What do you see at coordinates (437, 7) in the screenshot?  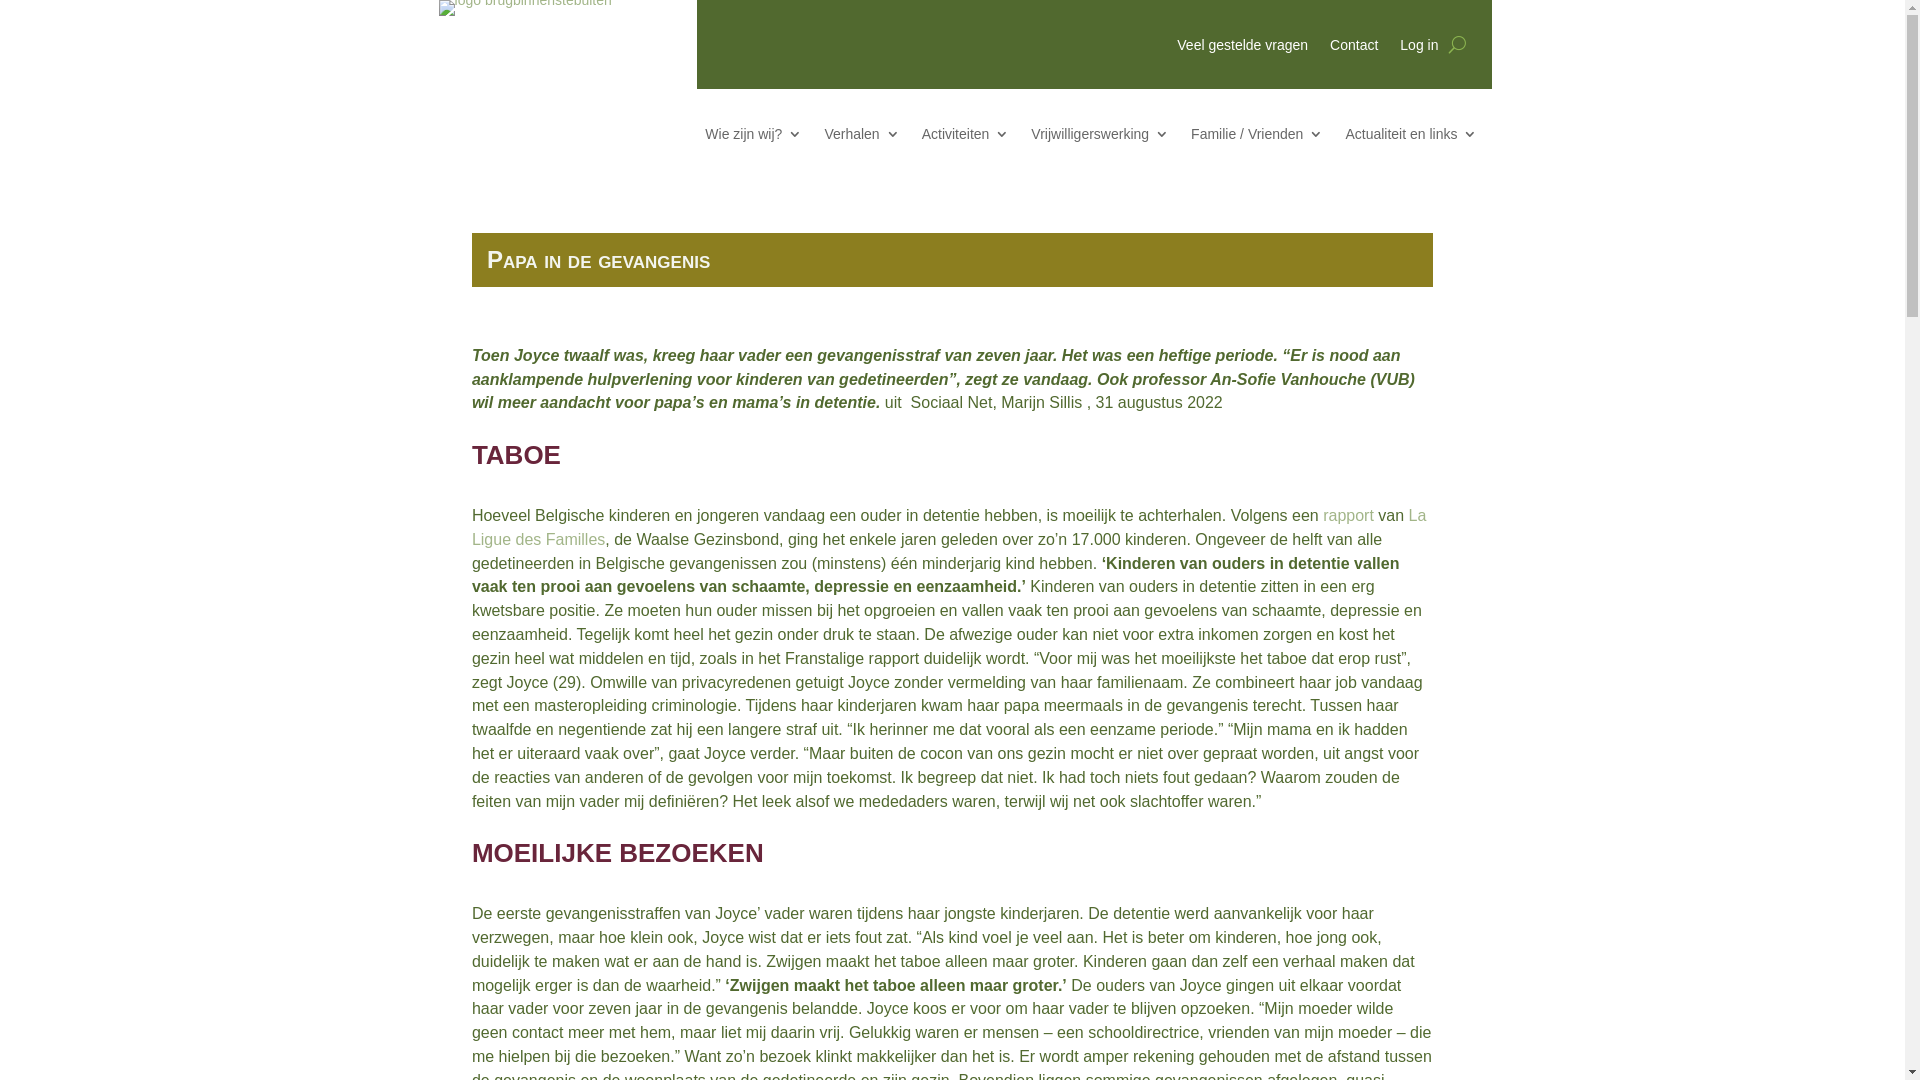 I see `'moederbestand_logoBBB_kleur_bijgesneden - gemiddeld'` at bounding box center [437, 7].